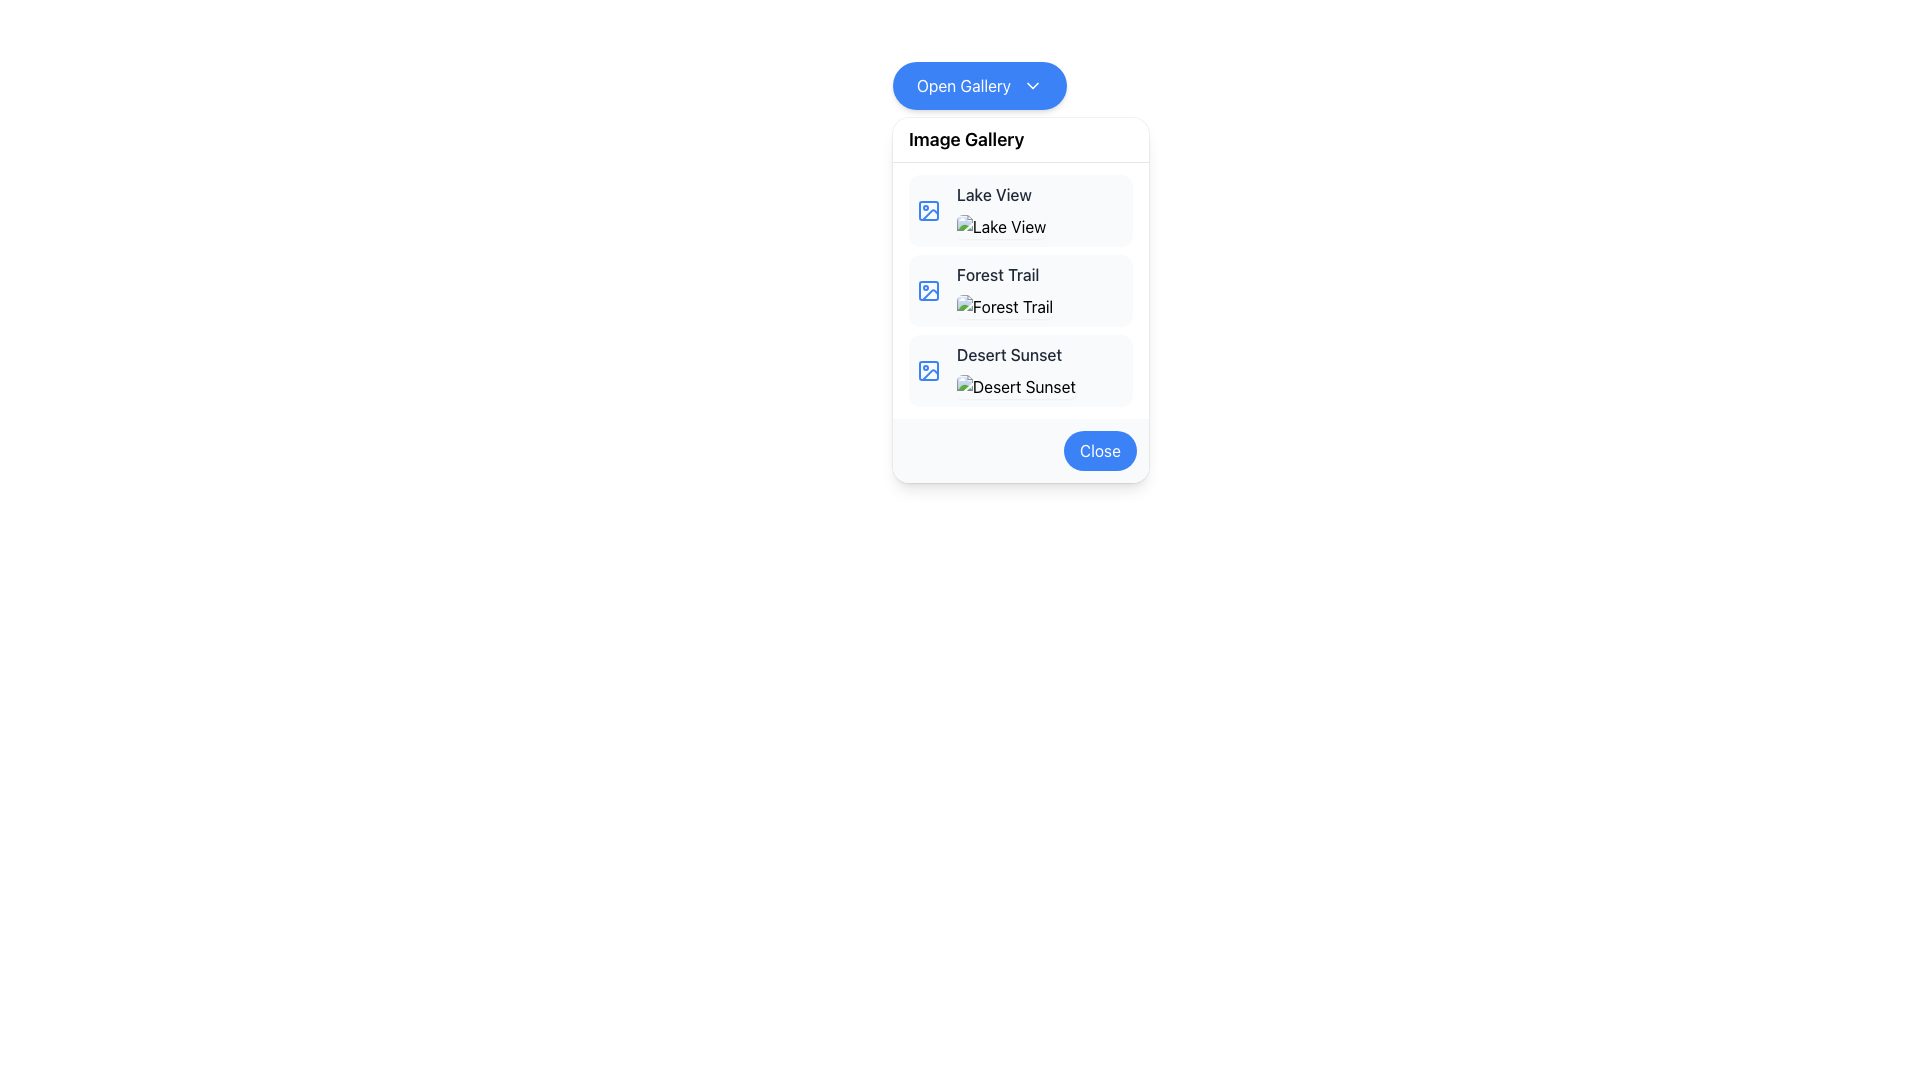 Image resolution: width=1920 pixels, height=1080 pixels. Describe the element at coordinates (1020, 290) in the screenshot. I see `the second item in the gallery list named 'Forest Trail'` at that location.